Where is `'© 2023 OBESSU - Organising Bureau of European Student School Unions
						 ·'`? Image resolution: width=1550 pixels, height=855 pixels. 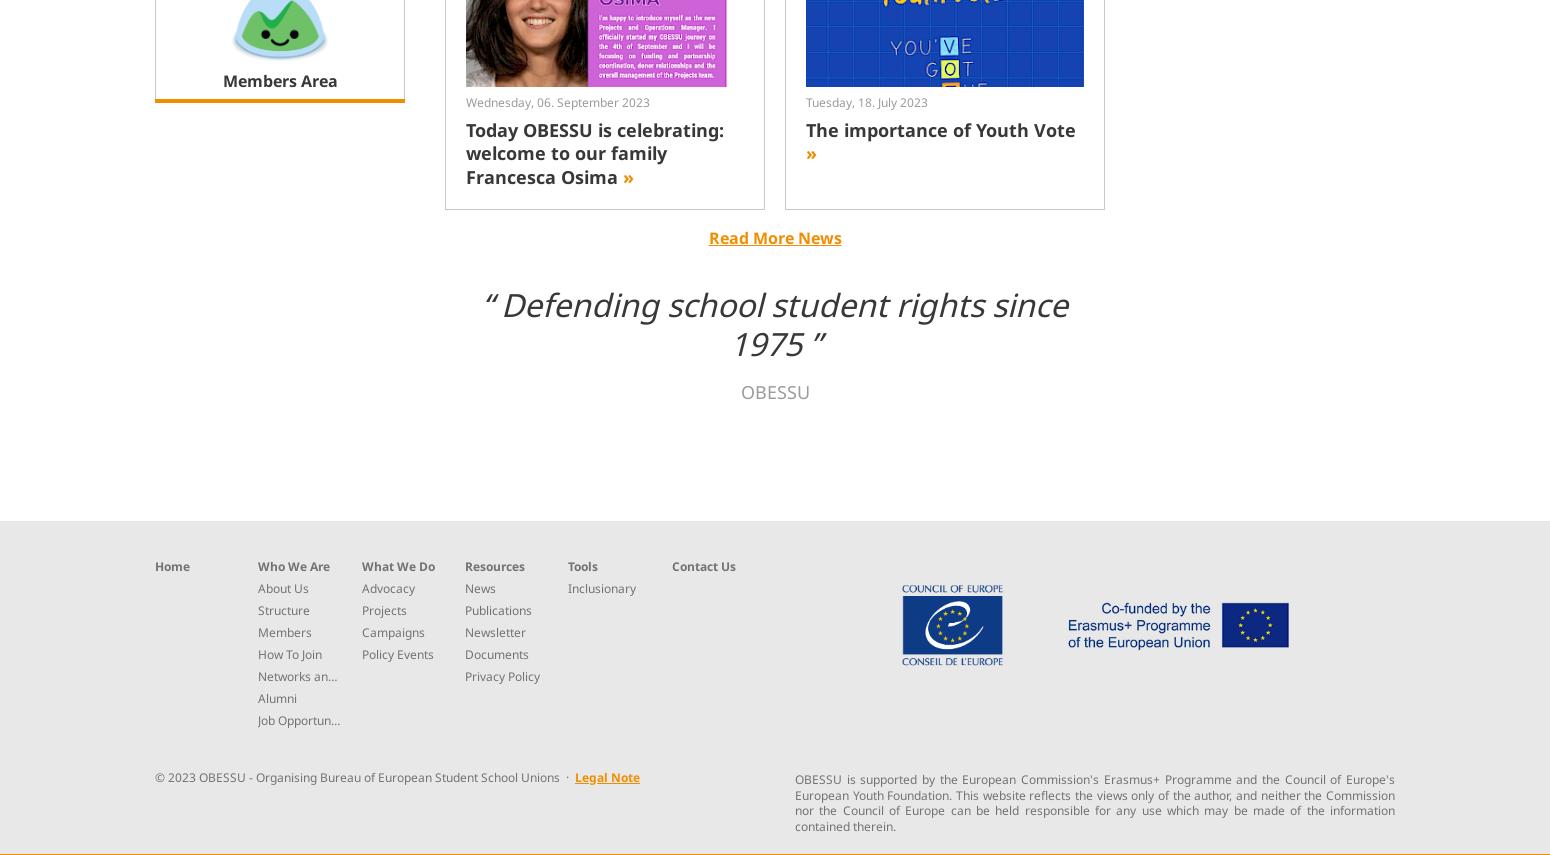 '© 2023 OBESSU - Organising Bureau of European Student School Unions
						 ·' is located at coordinates (364, 775).